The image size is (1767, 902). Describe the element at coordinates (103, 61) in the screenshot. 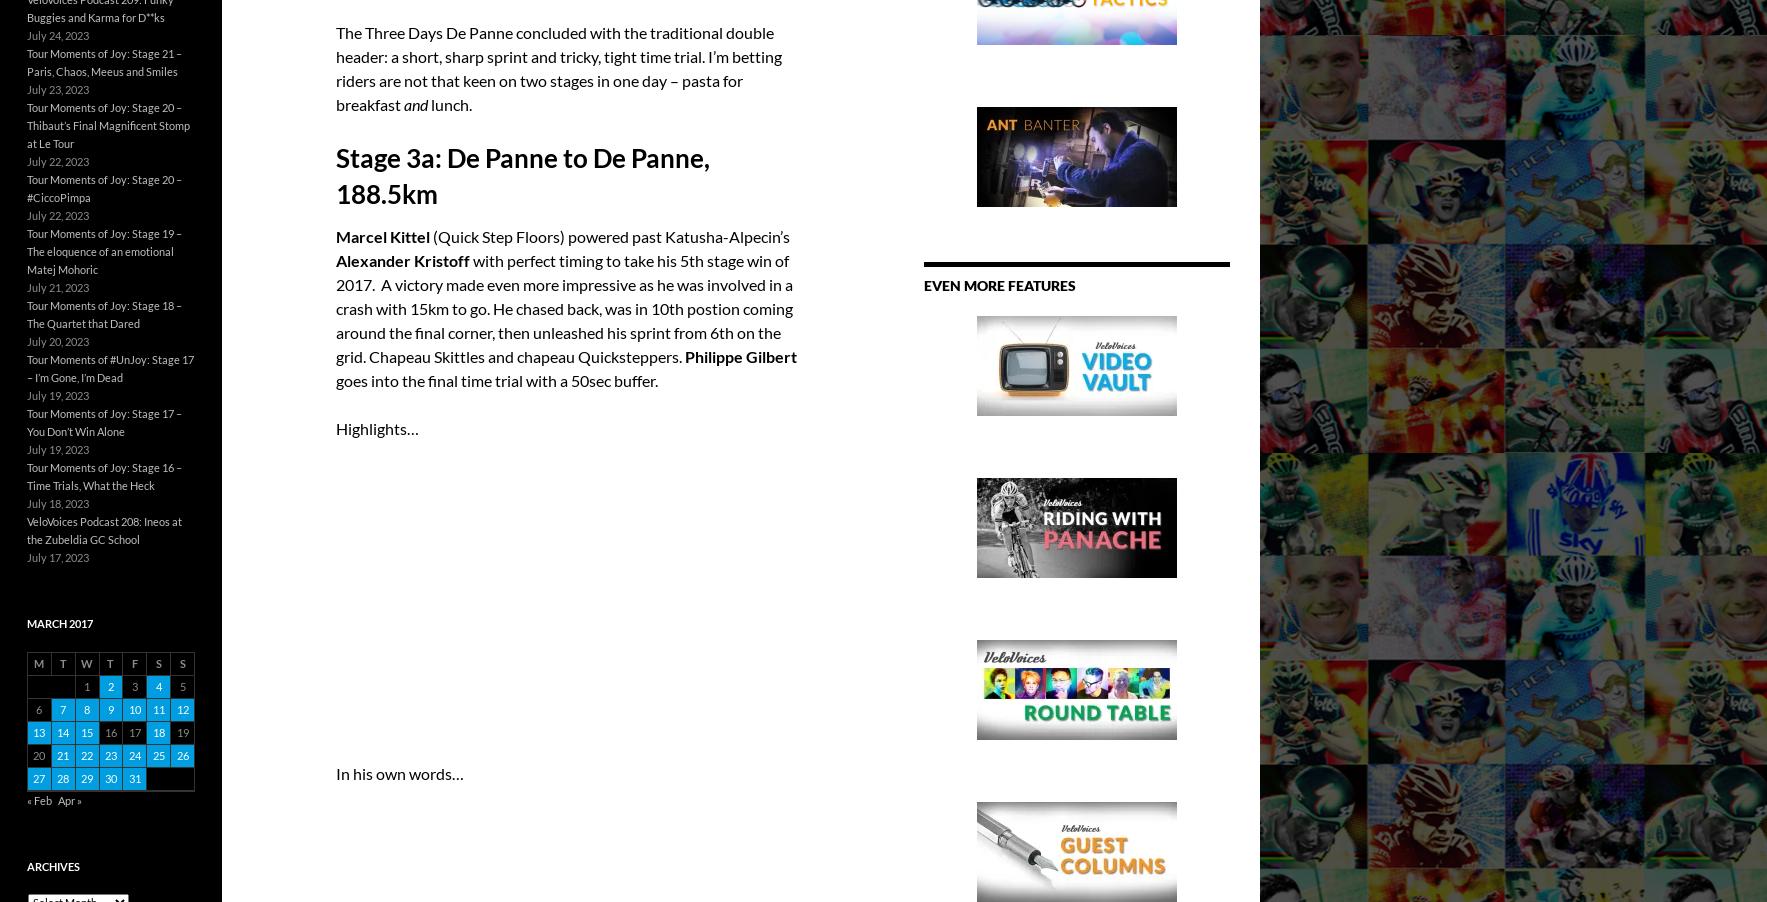

I see `'Tour Moments of Joy: Stage 21 – Paris, Chaos, Meeus and Smiles'` at that location.